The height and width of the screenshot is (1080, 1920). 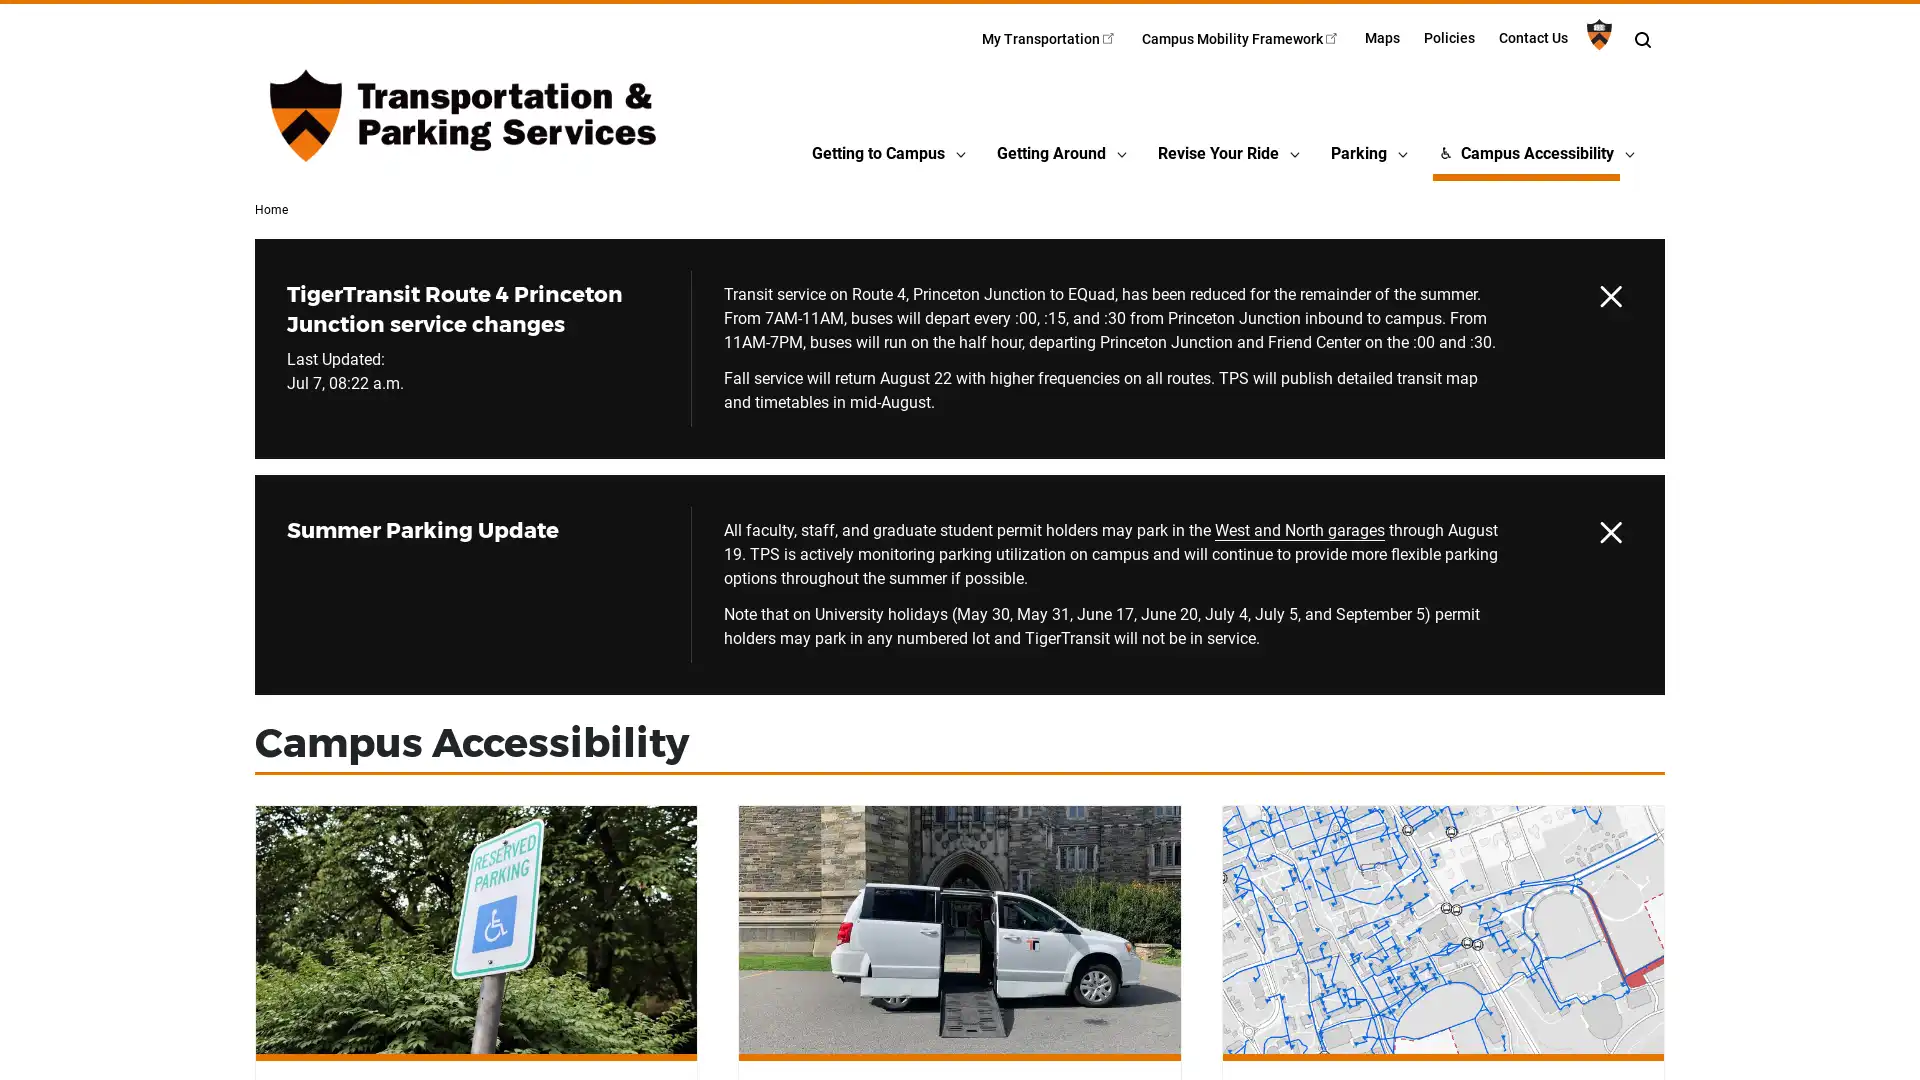 What do you see at coordinates (1122, 153) in the screenshot?
I see `Getting AroundSubmenu` at bounding box center [1122, 153].